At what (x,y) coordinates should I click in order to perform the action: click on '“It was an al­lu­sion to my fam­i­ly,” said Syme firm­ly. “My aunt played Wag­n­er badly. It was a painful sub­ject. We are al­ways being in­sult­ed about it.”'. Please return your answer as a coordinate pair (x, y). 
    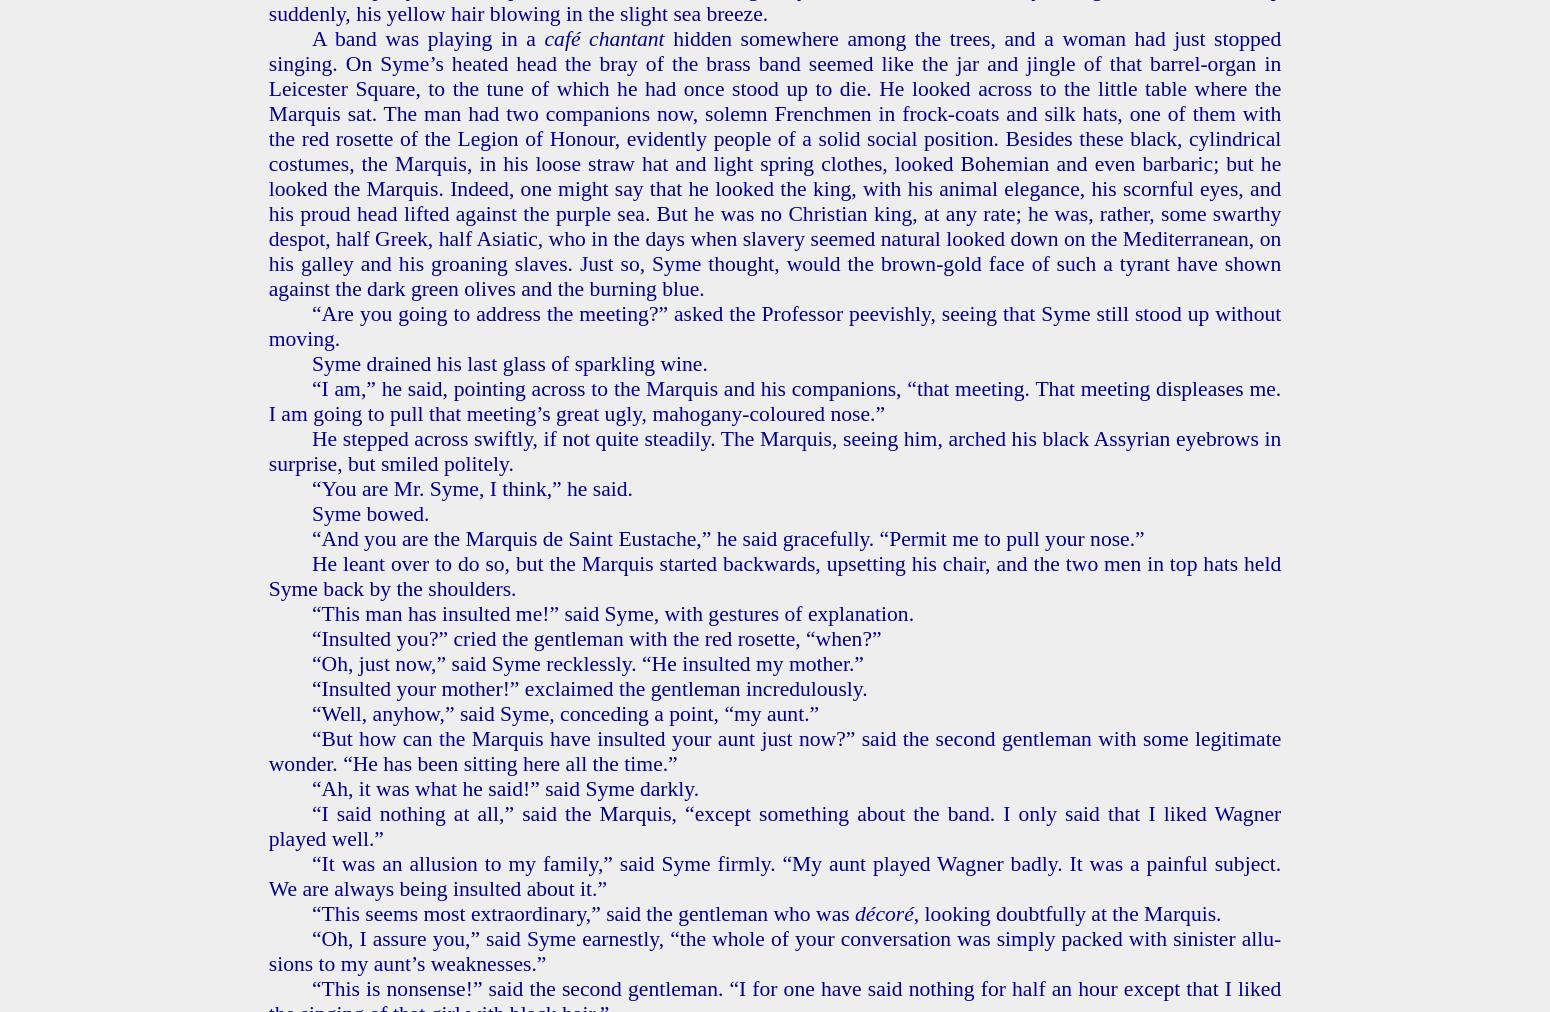
    Looking at the image, I should click on (774, 874).